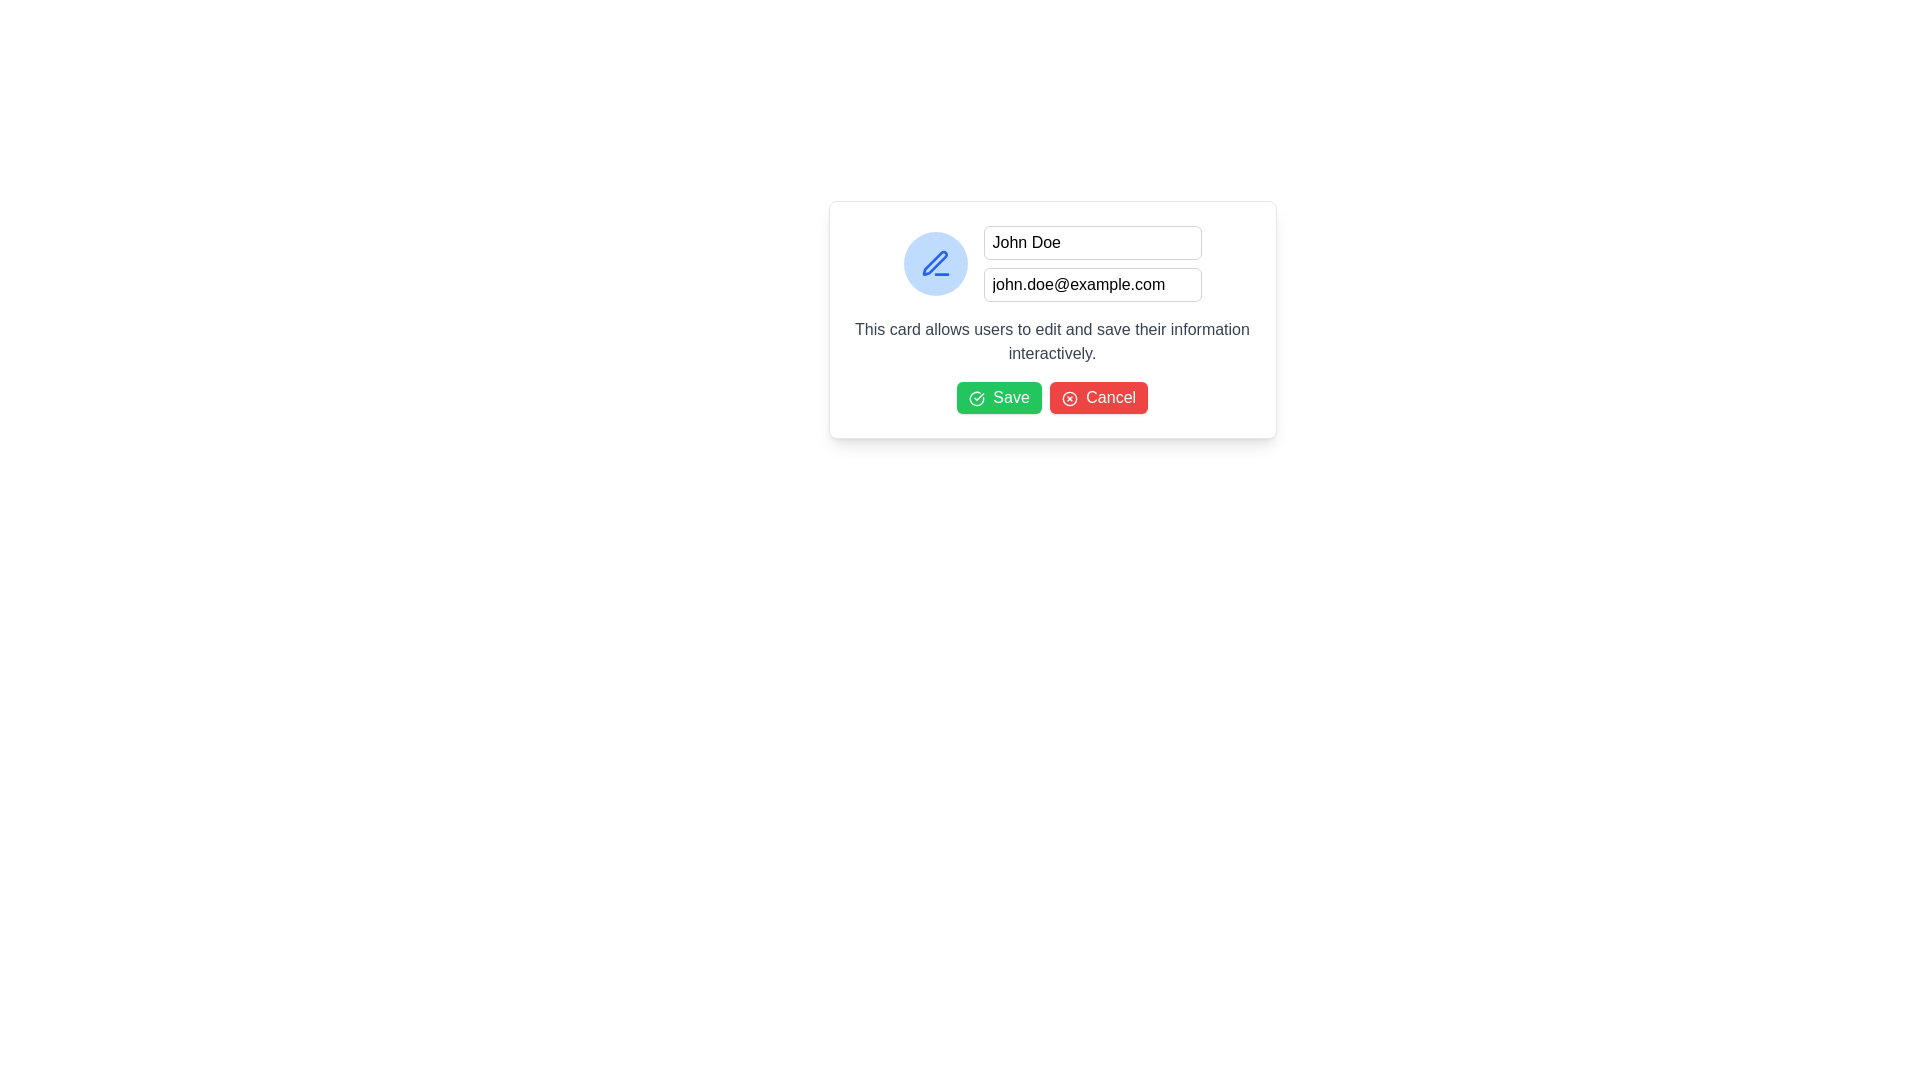 Image resolution: width=1920 pixels, height=1080 pixels. What do you see at coordinates (1068, 398) in the screenshot?
I see `the circular icon with an 'X' mark, which is positioned to the left of the 'Cancel' button in the bottom-right corner of the popup form dialog, to associate it with the cancel operation` at bounding box center [1068, 398].